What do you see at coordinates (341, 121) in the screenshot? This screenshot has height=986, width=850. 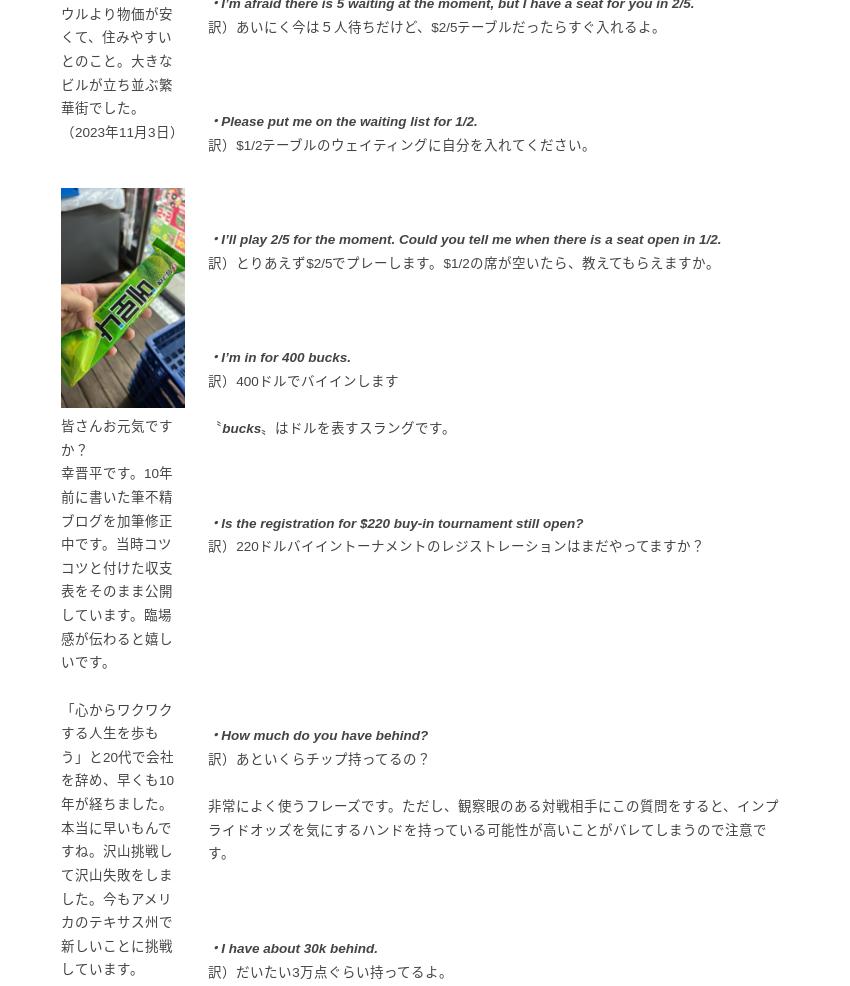 I see `'・Please put me on the waiting list for 1/2.'` at bounding box center [341, 121].